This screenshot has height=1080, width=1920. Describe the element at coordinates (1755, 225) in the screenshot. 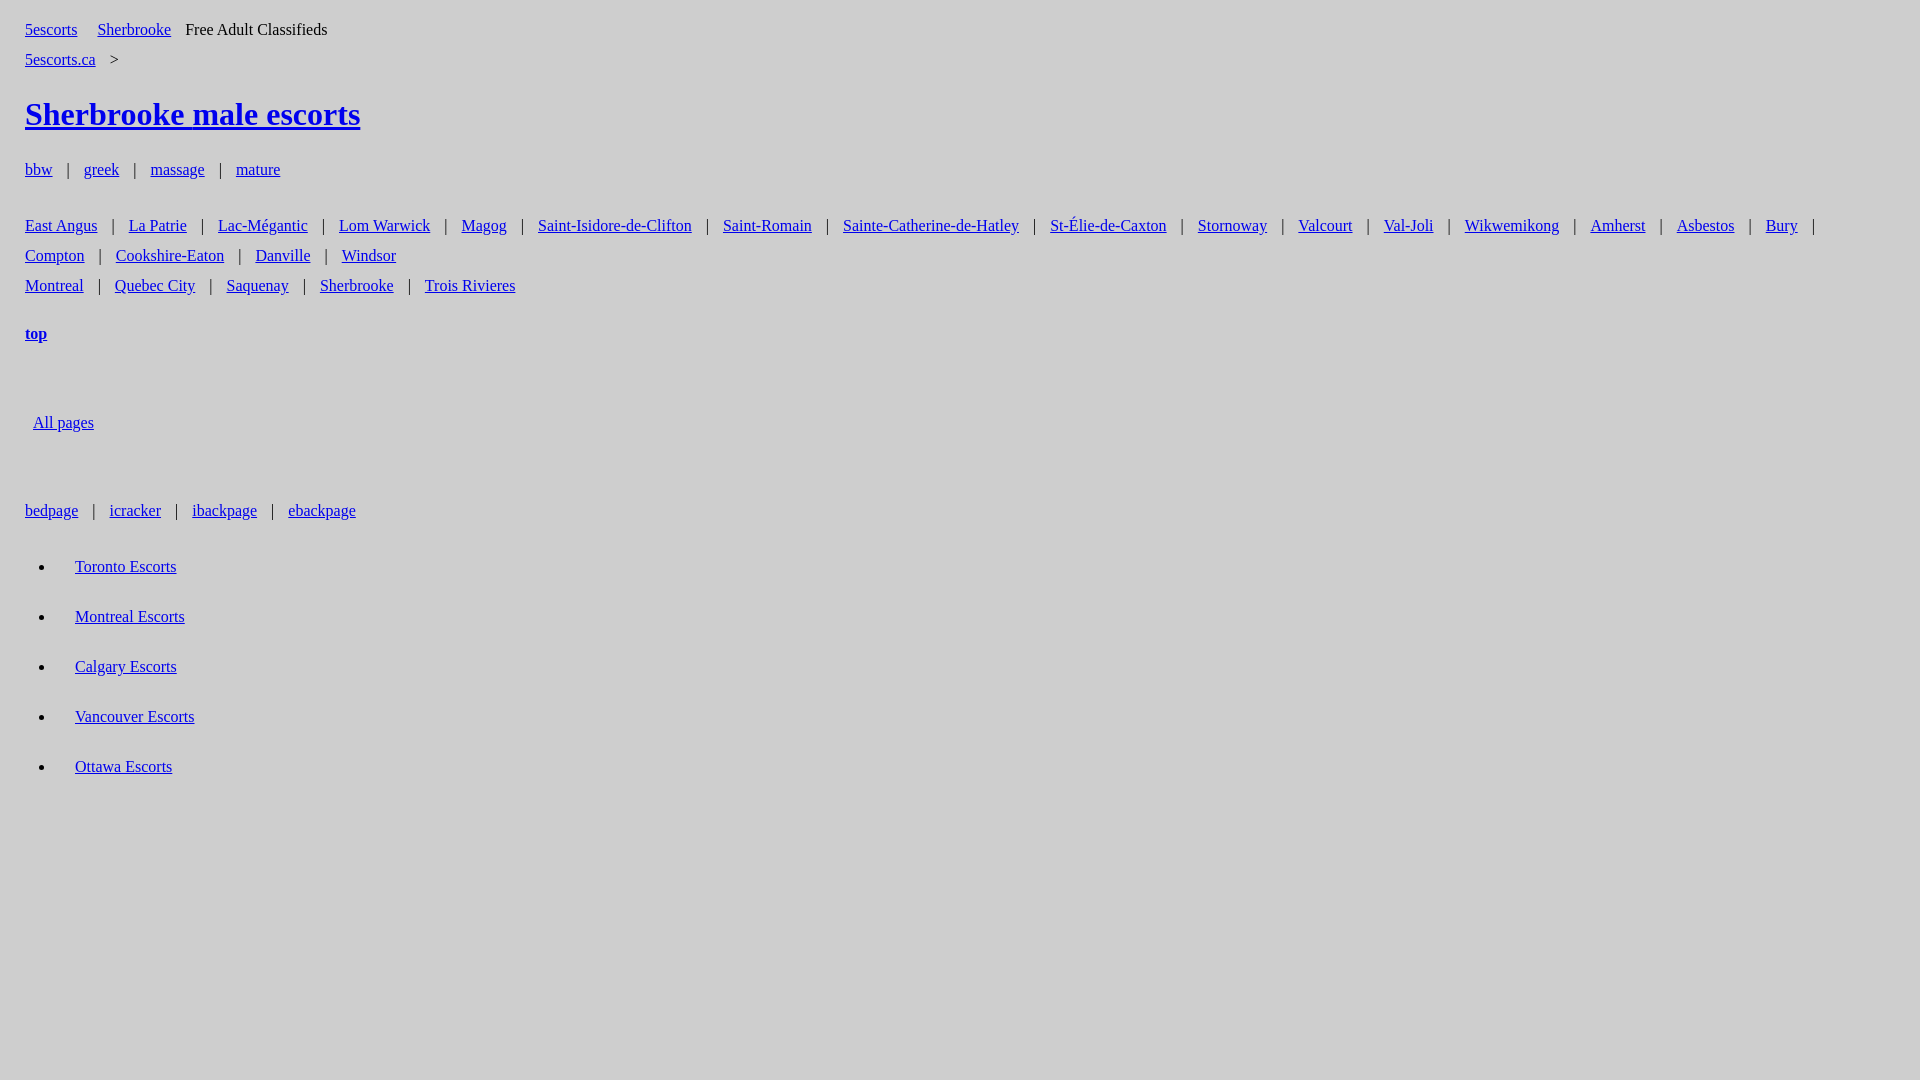

I see `'Bury'` at that location.